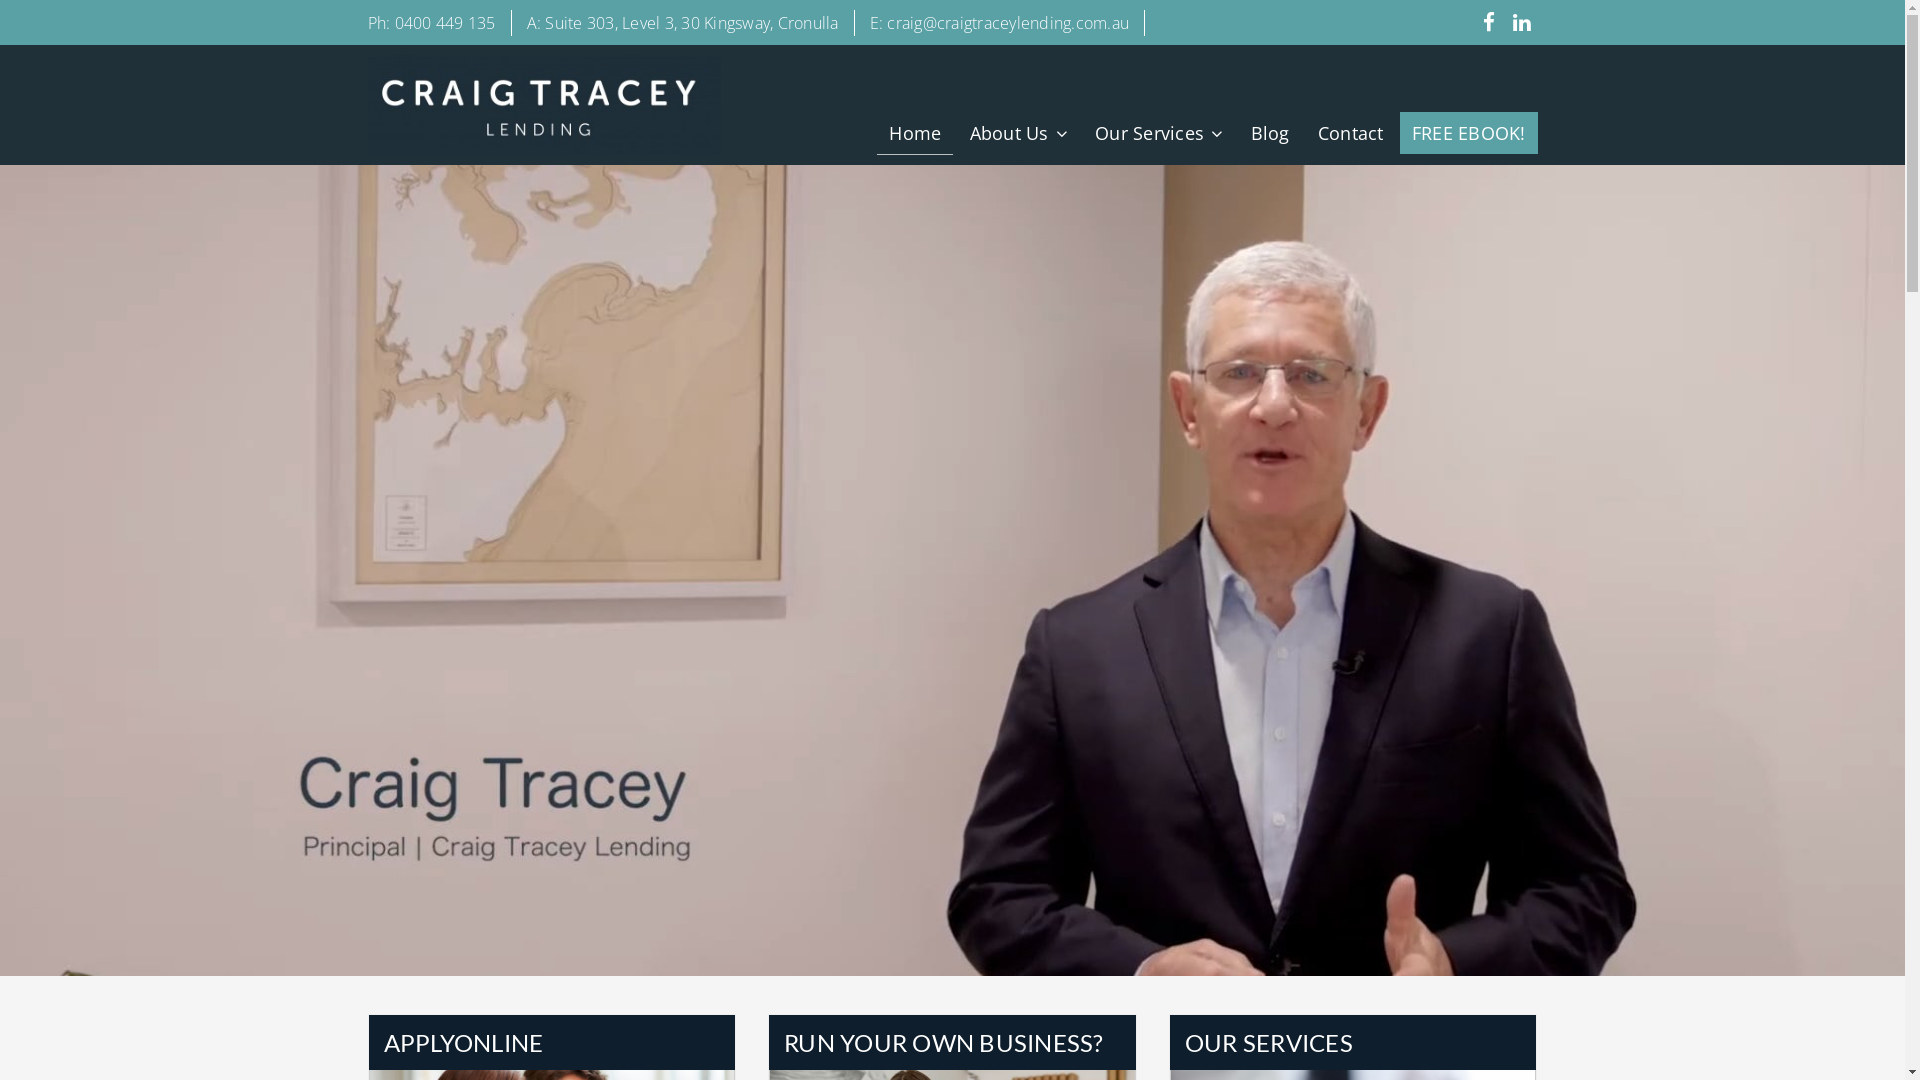  What do you see at coordinates (1018, 133) in the screenshot?
I see `'About Us'` at bounding box center [1018, 133].